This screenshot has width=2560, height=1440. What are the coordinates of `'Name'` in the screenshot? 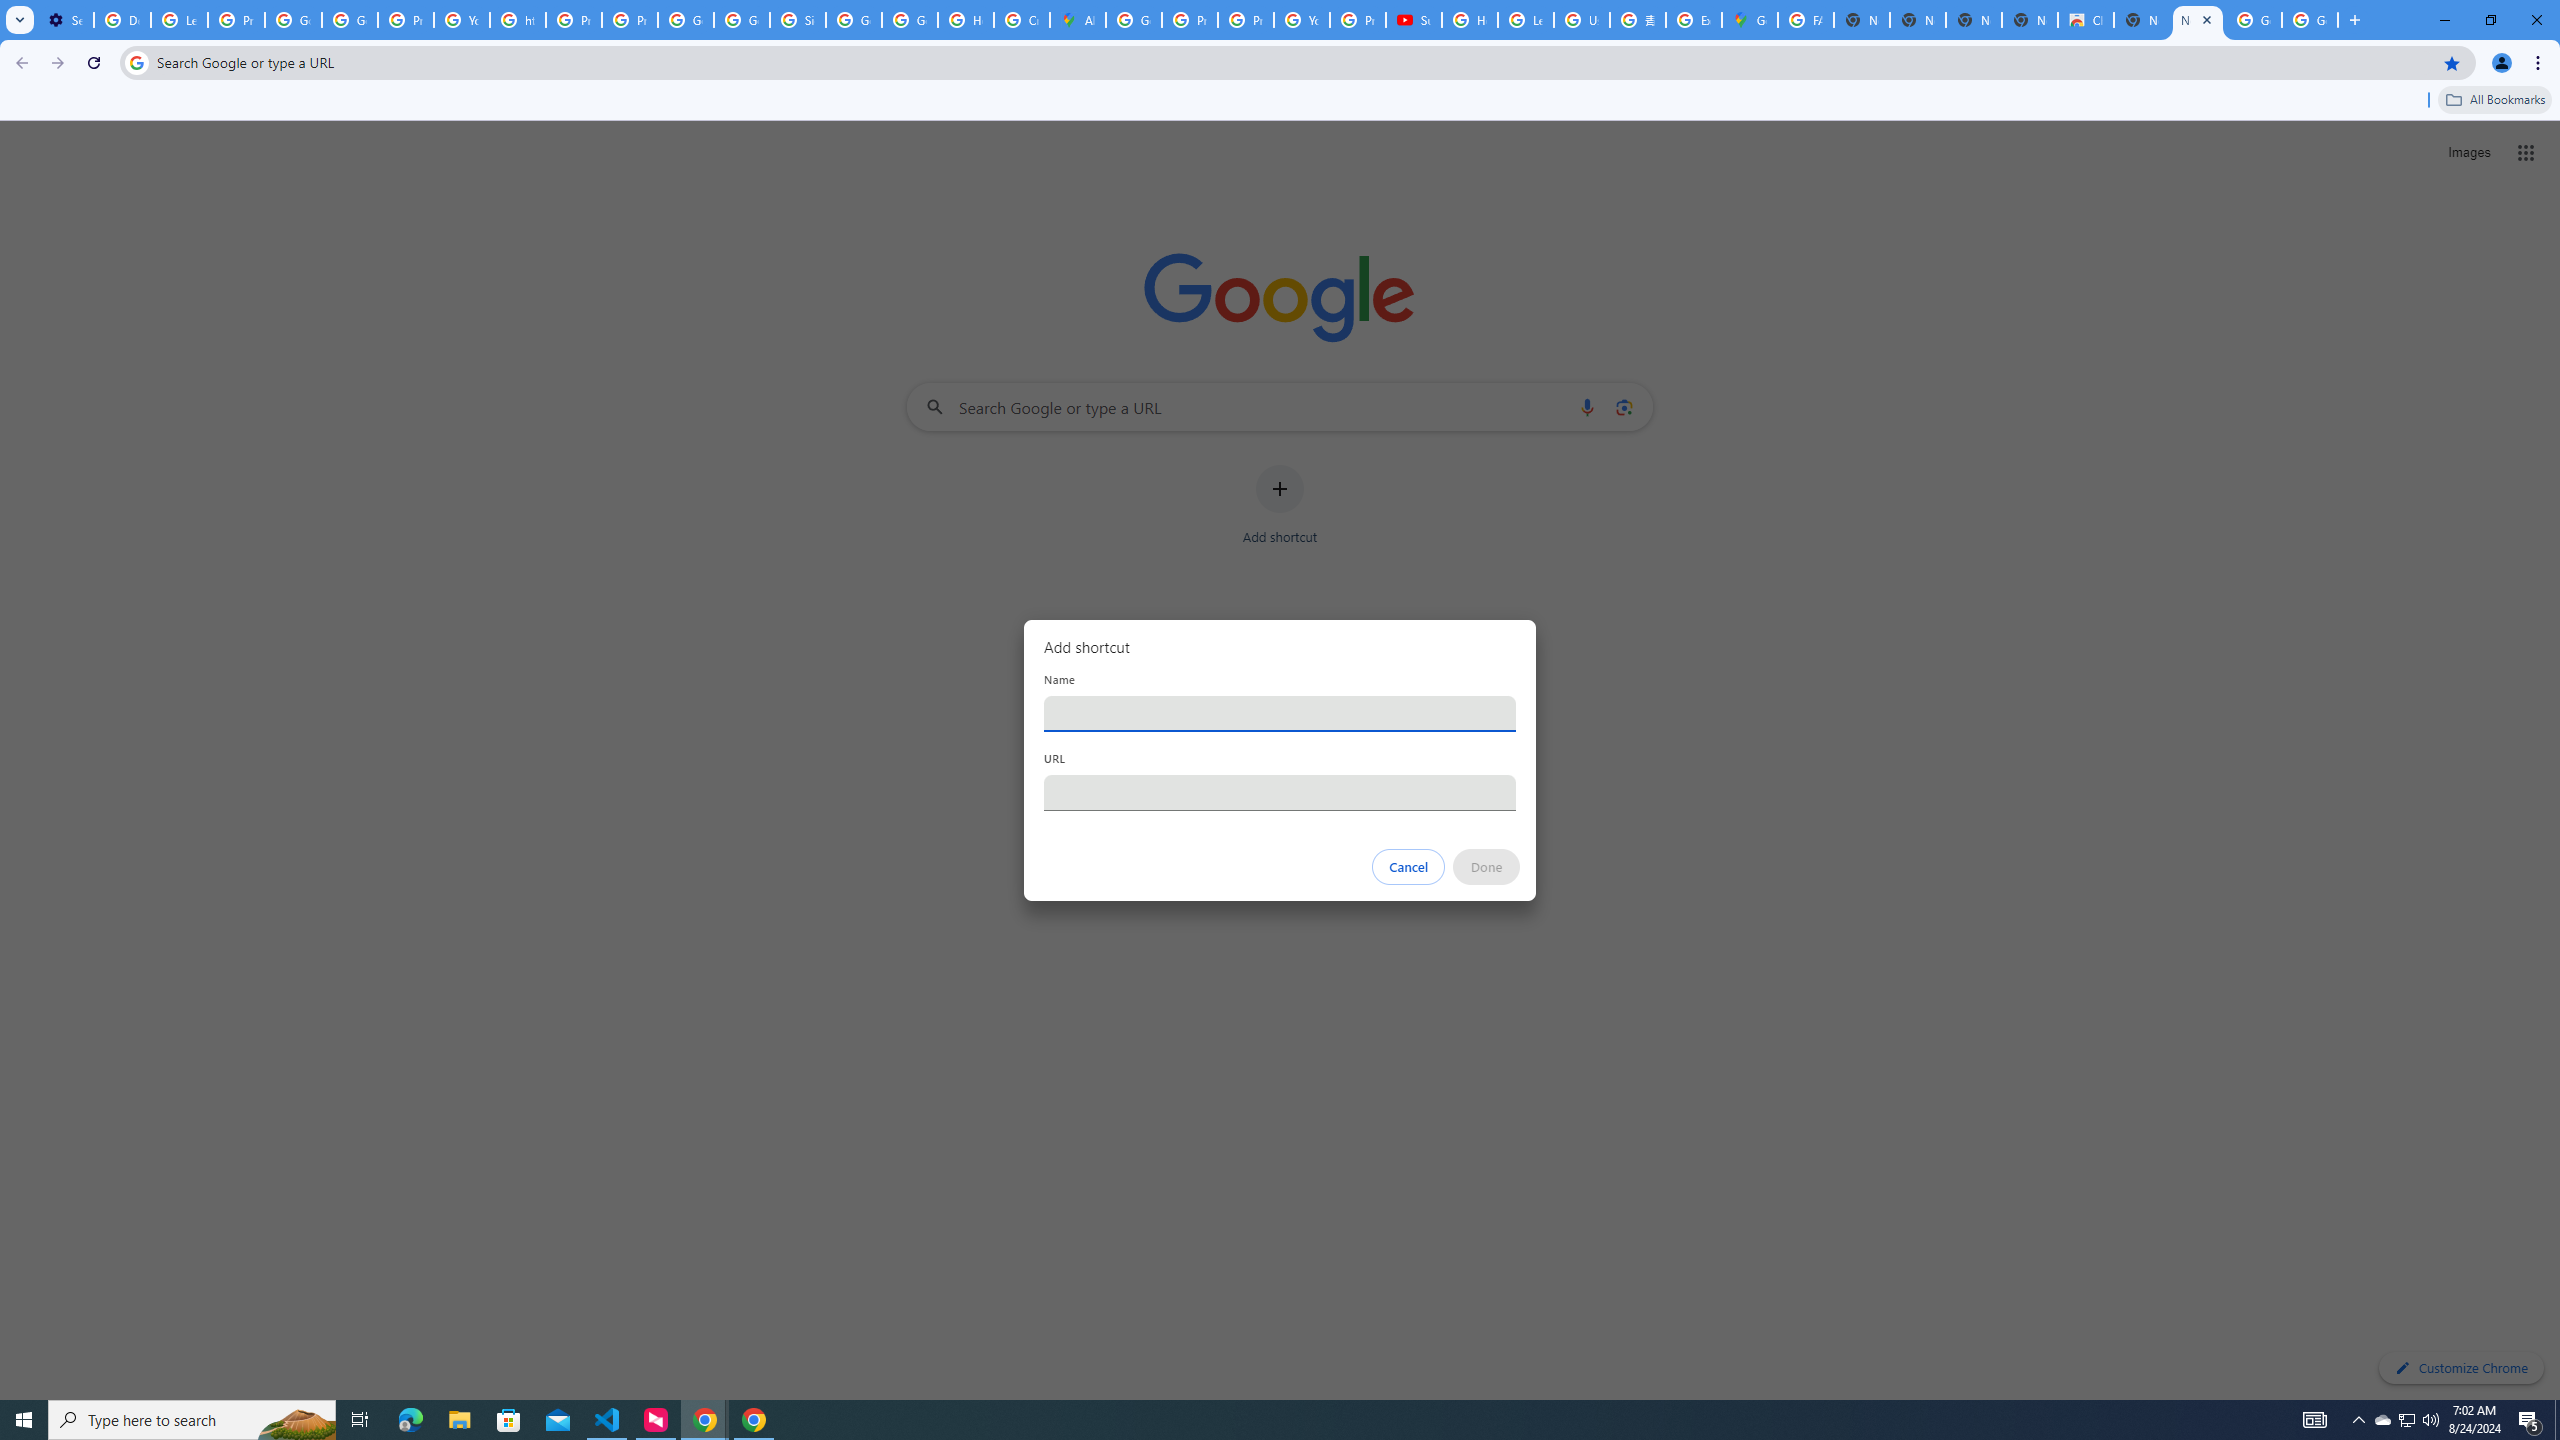 It's located at (1280, 712).